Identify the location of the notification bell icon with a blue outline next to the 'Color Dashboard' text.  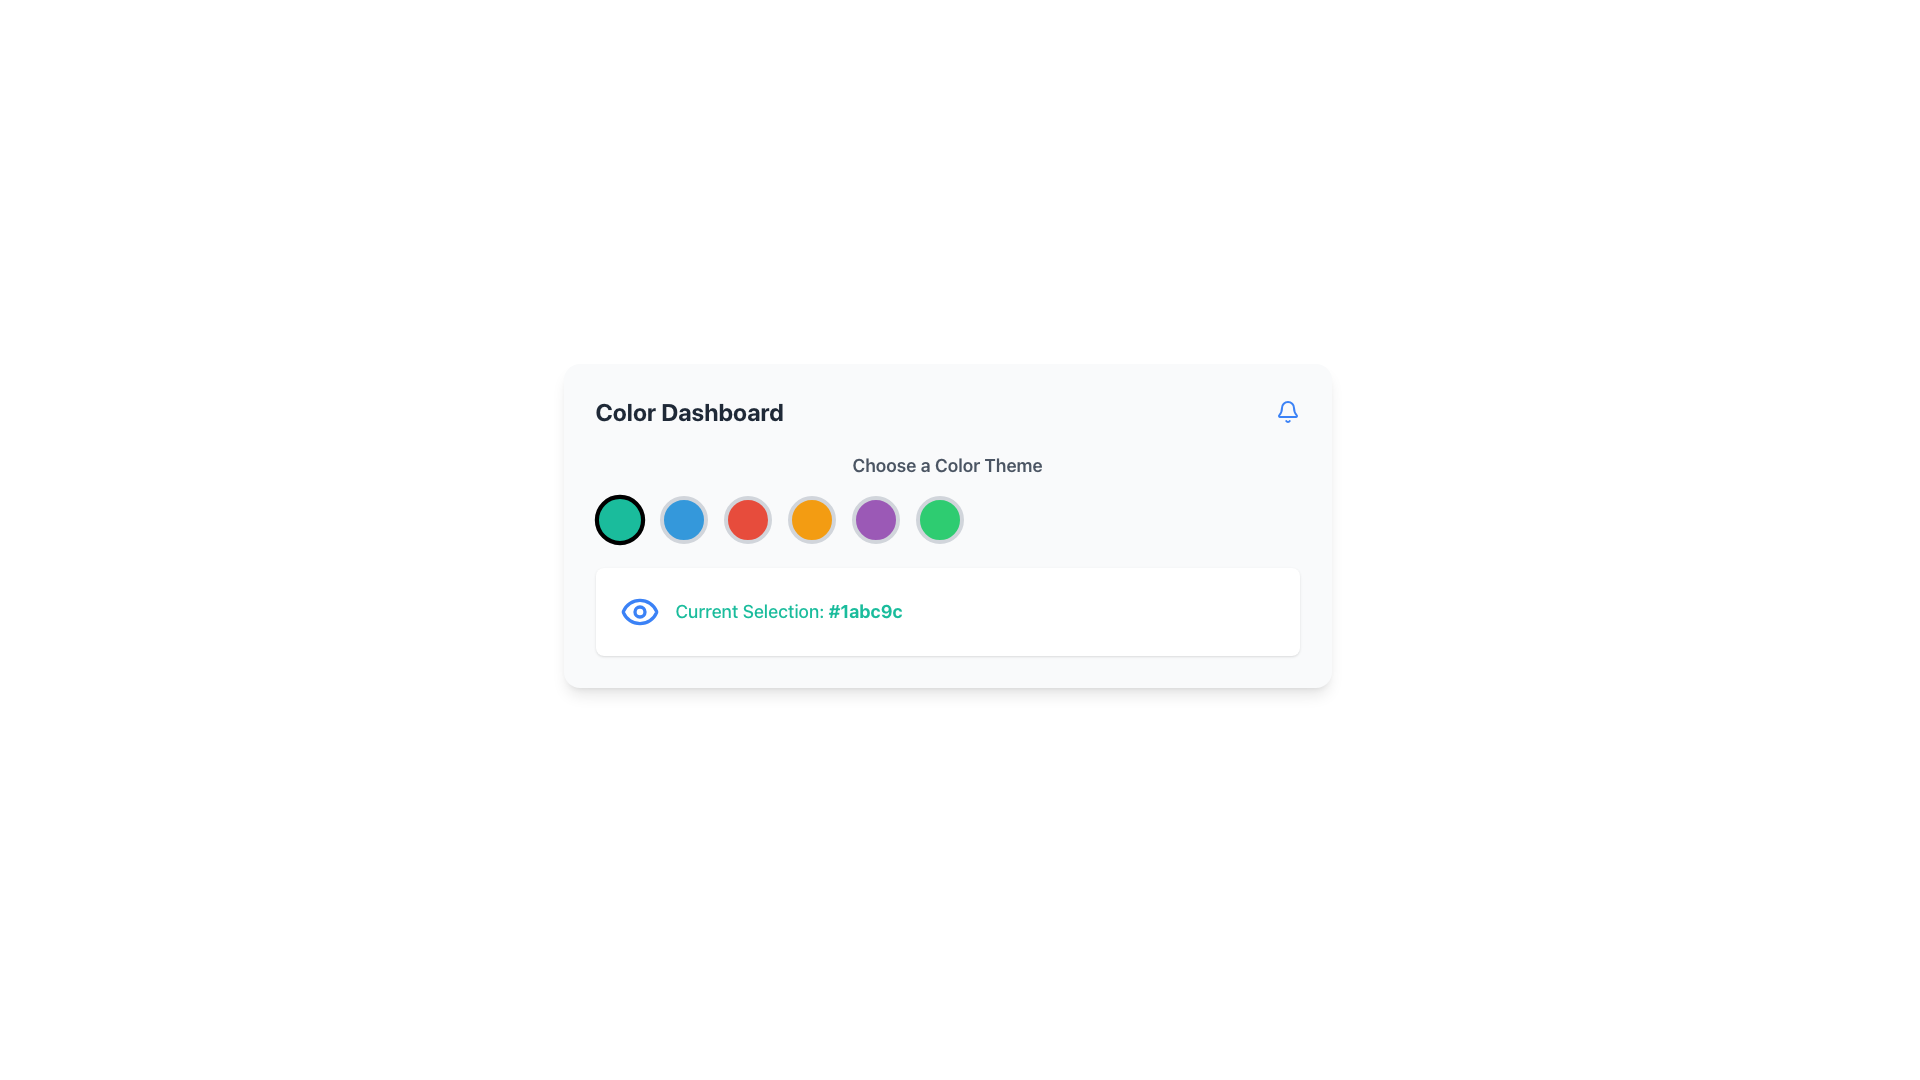
(1287, 411).